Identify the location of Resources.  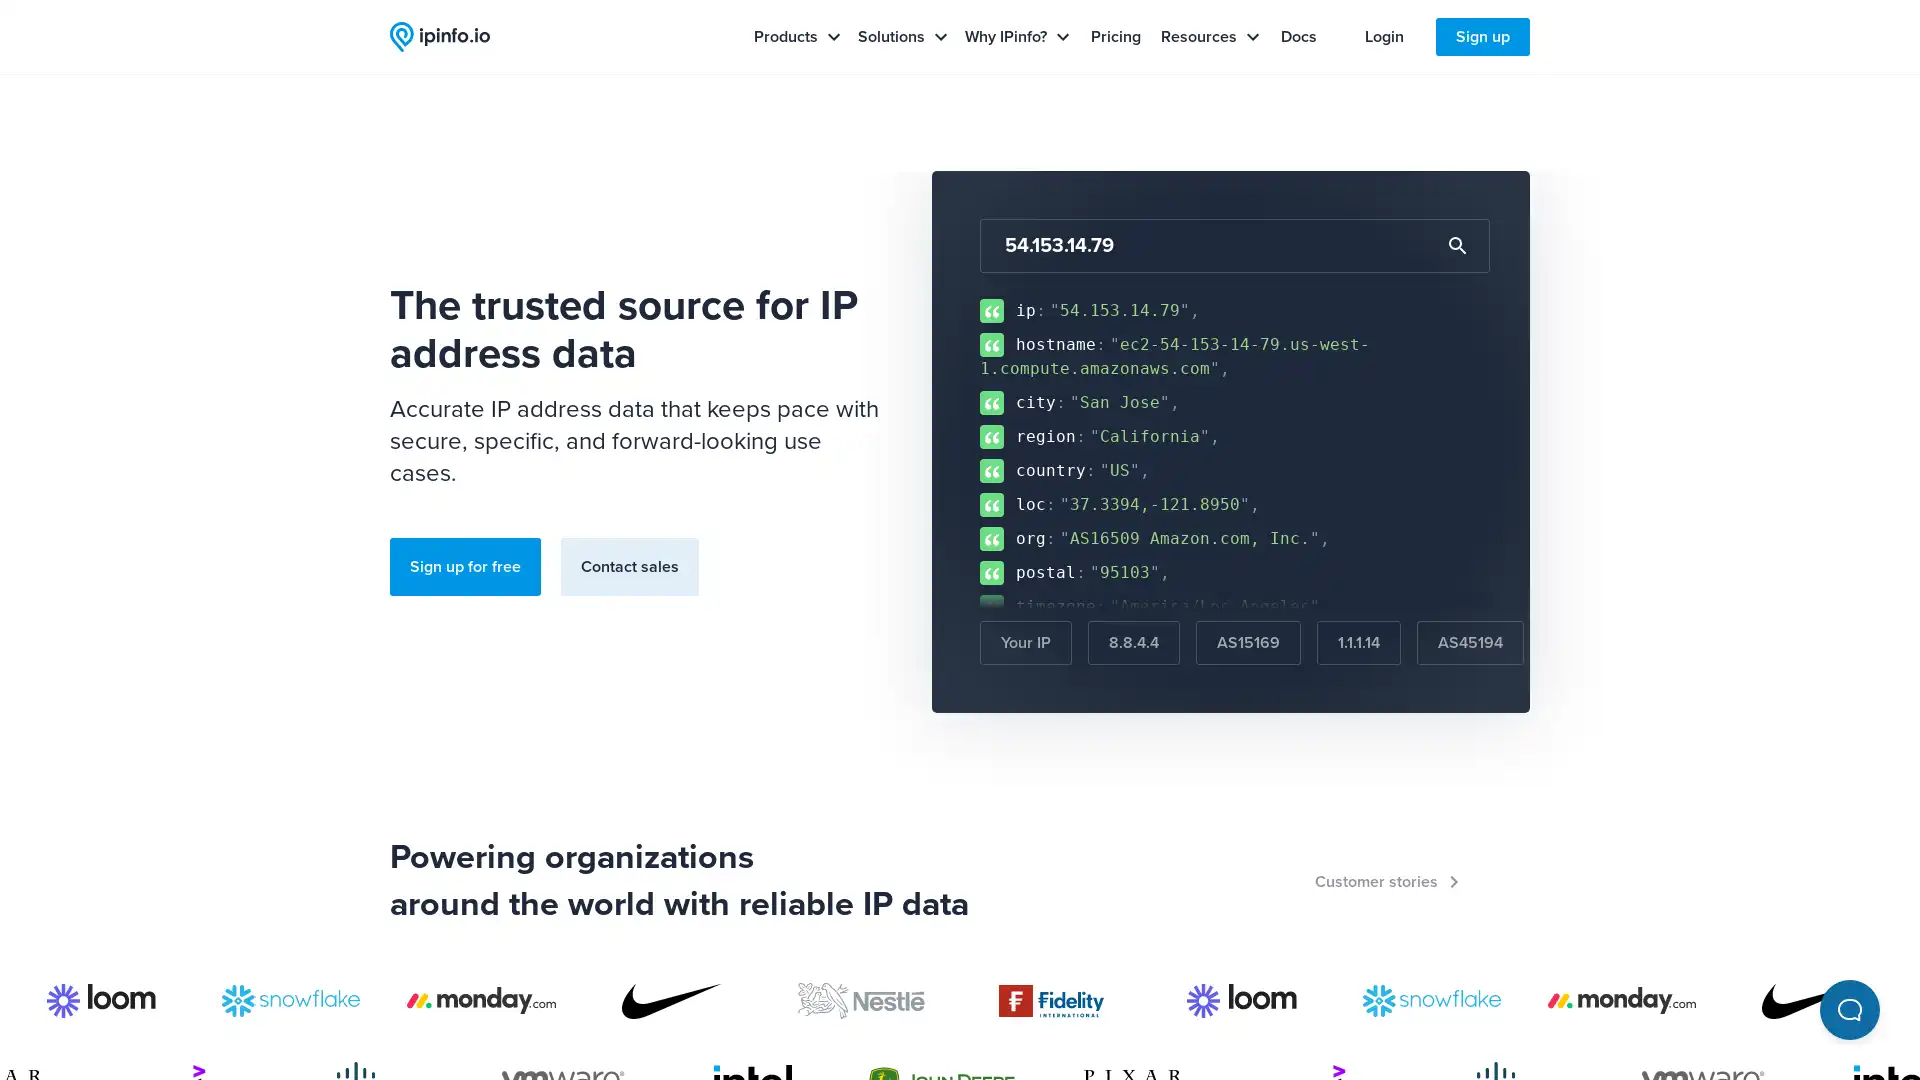
(1209, 37).